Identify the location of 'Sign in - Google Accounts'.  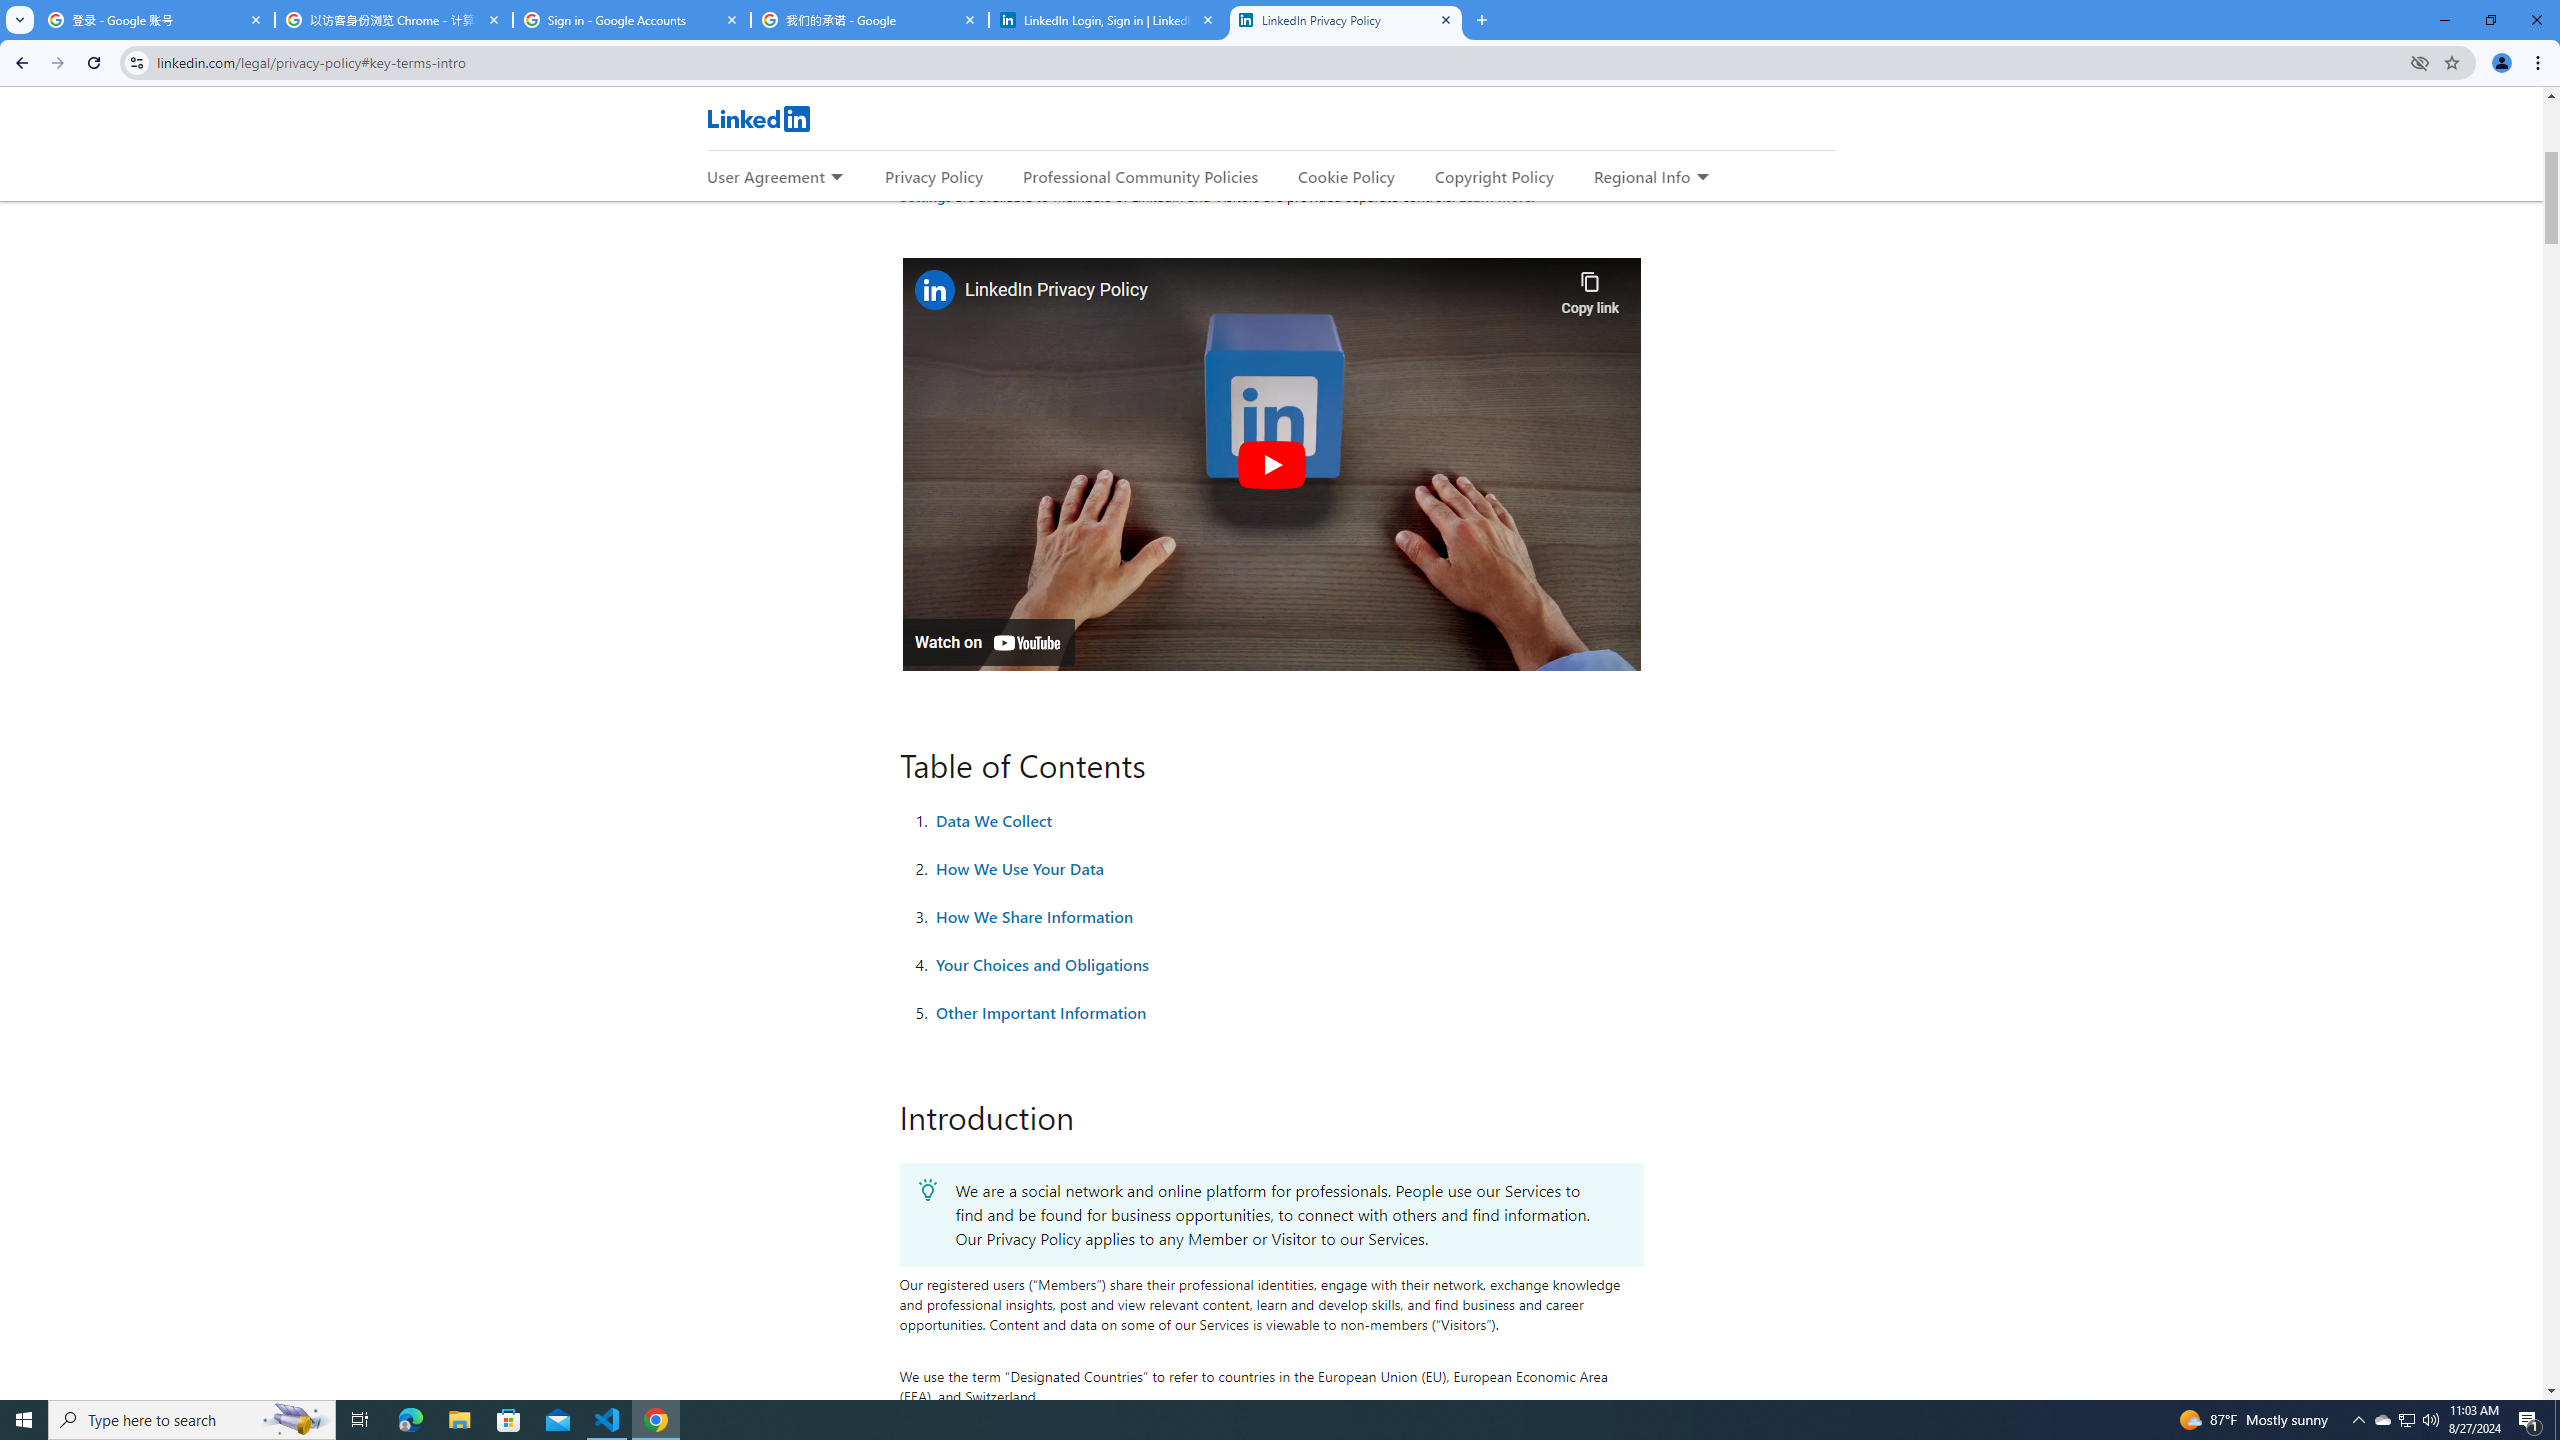
(631, 19).